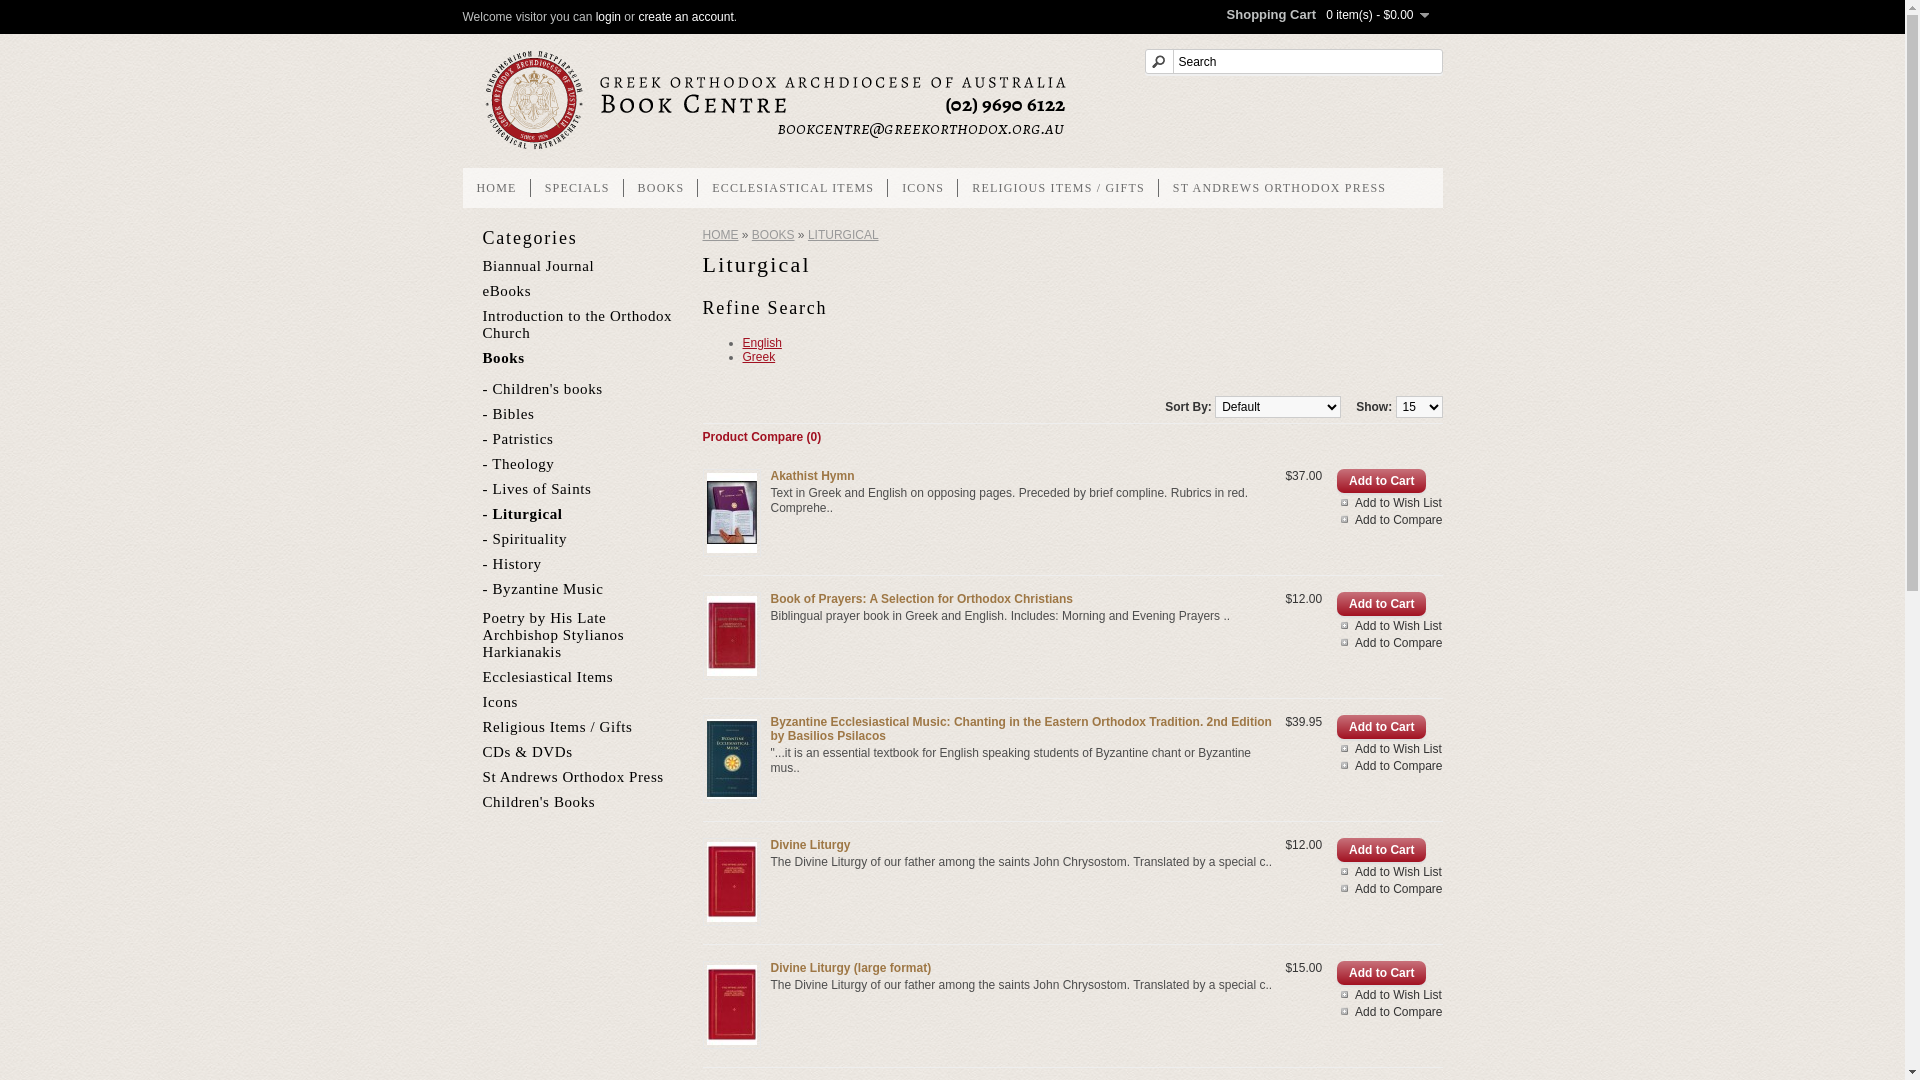 This screenshot has width=1920, height=1080. Describe the element at coordinates (772, 234) in the screenshot. I see `'BOOKS'` at that location.